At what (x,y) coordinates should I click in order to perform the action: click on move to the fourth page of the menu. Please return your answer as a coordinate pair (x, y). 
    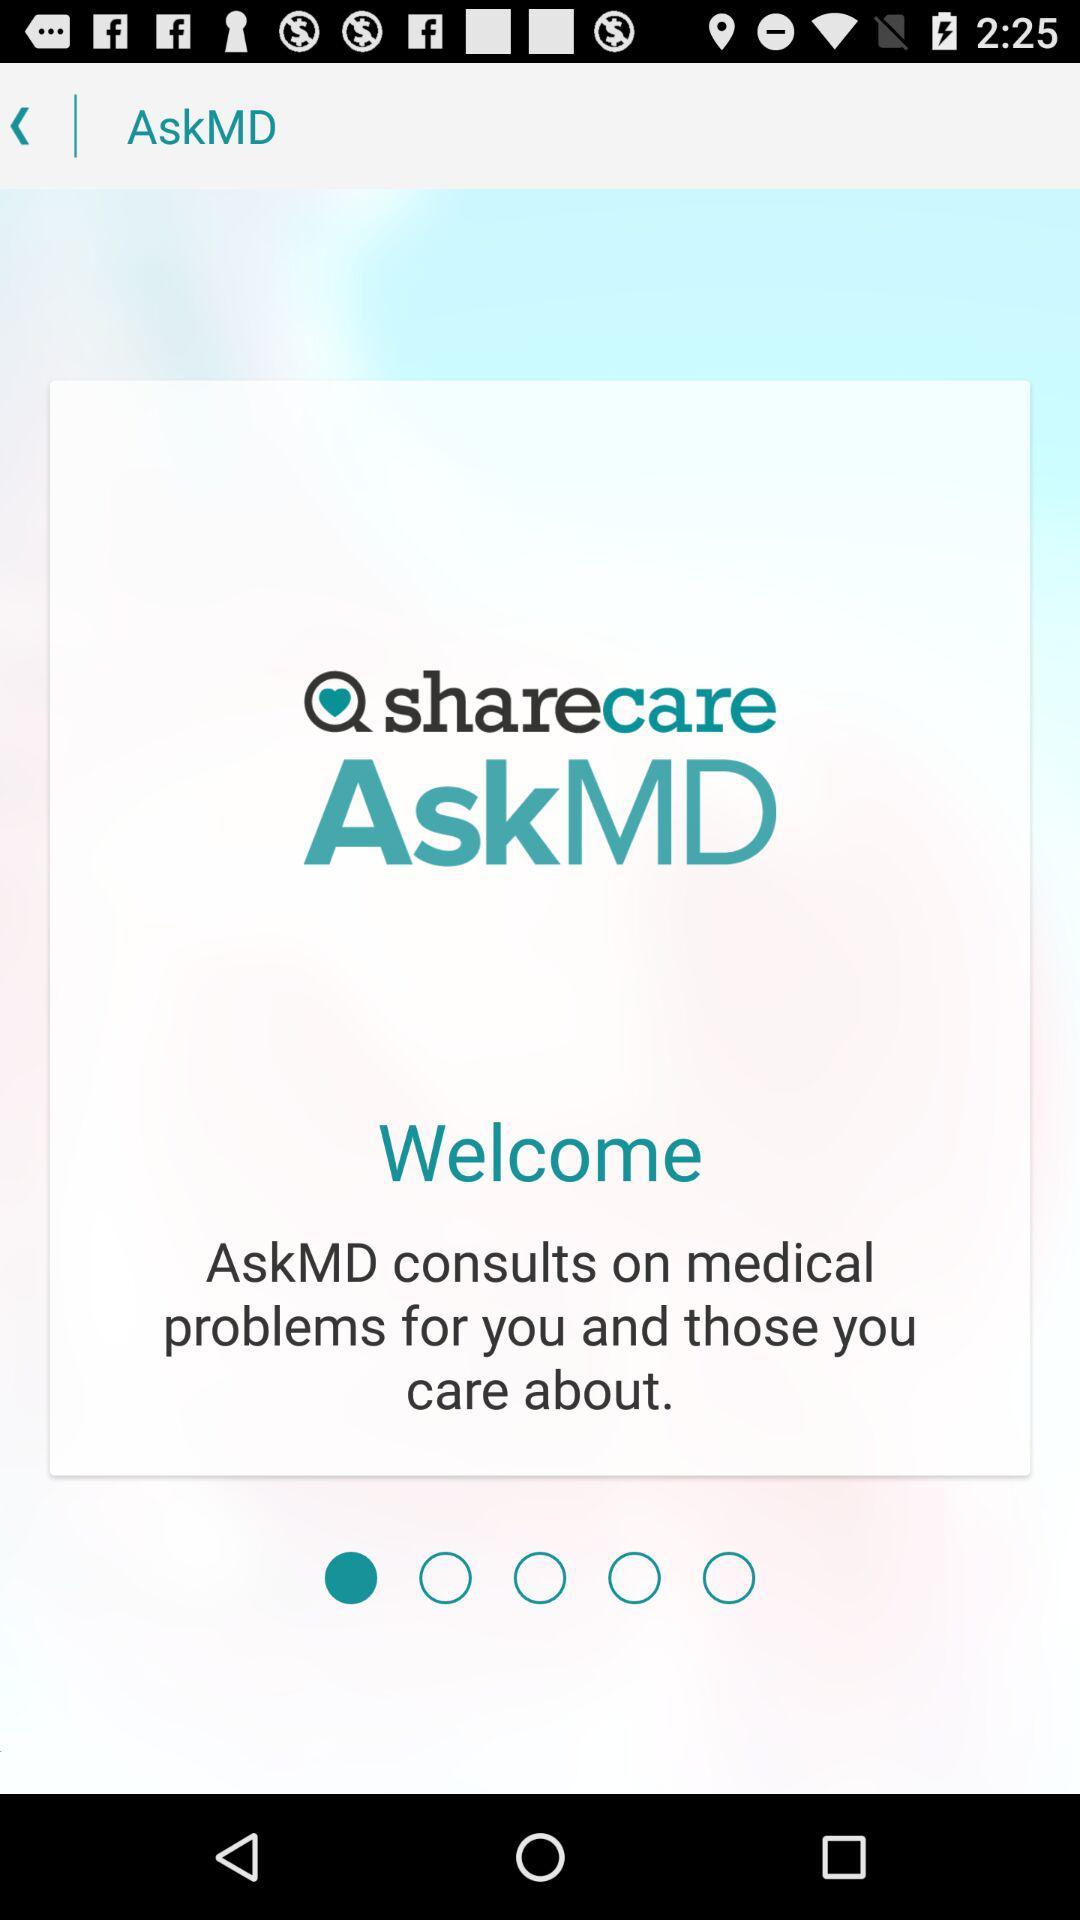
    Looking at the image, I should click on (634, 1577).